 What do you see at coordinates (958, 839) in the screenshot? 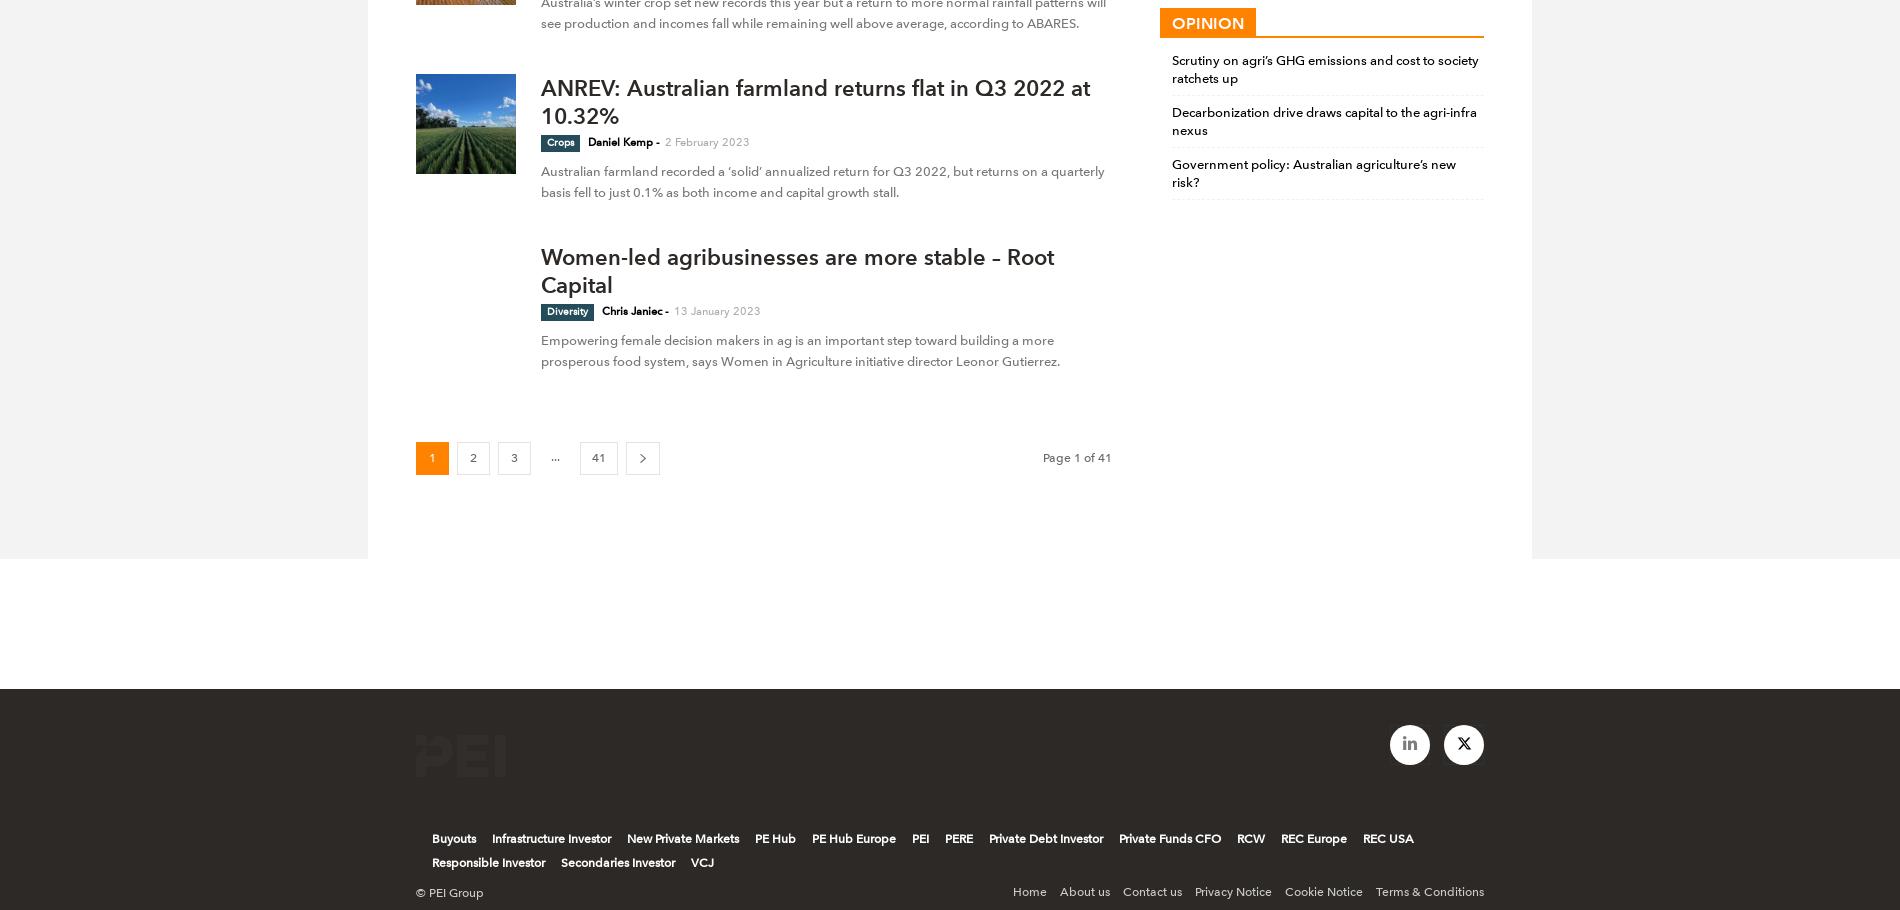
I see `'PERE'` at bounding box center [958, 839].